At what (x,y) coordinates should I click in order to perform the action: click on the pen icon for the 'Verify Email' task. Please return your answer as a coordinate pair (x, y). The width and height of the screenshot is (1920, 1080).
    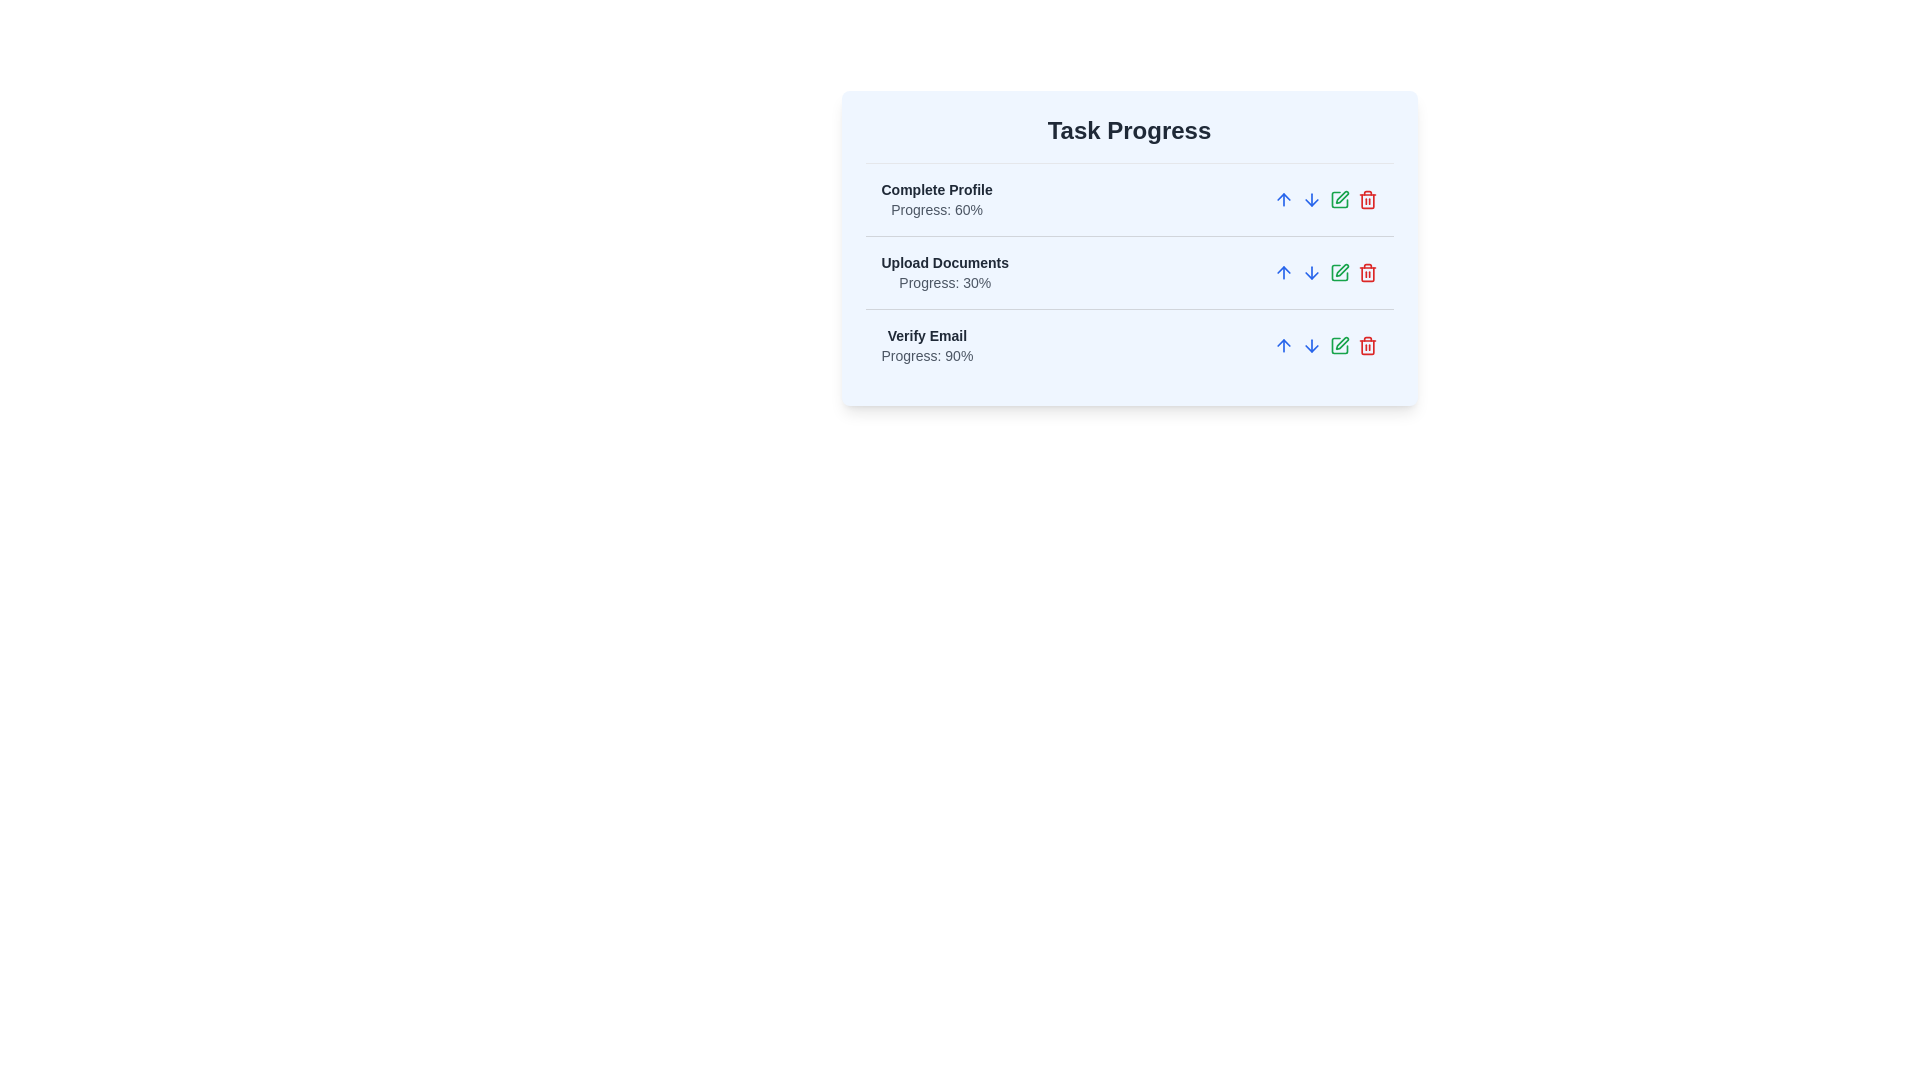
    Looking at the image, I should click on (1342, 342).